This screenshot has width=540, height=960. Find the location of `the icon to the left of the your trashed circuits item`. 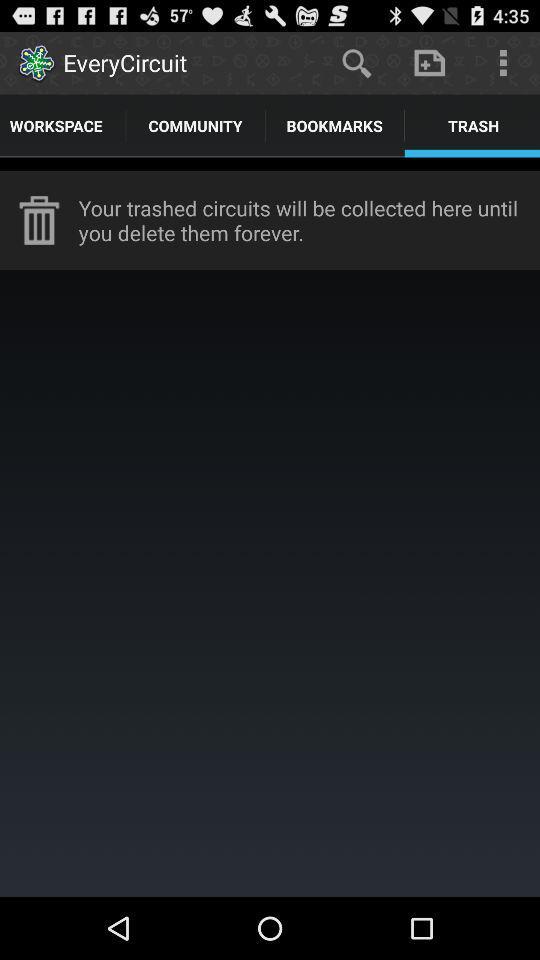

the icon to the left of the your trashed circuits item is located at coordinates (39, 220).